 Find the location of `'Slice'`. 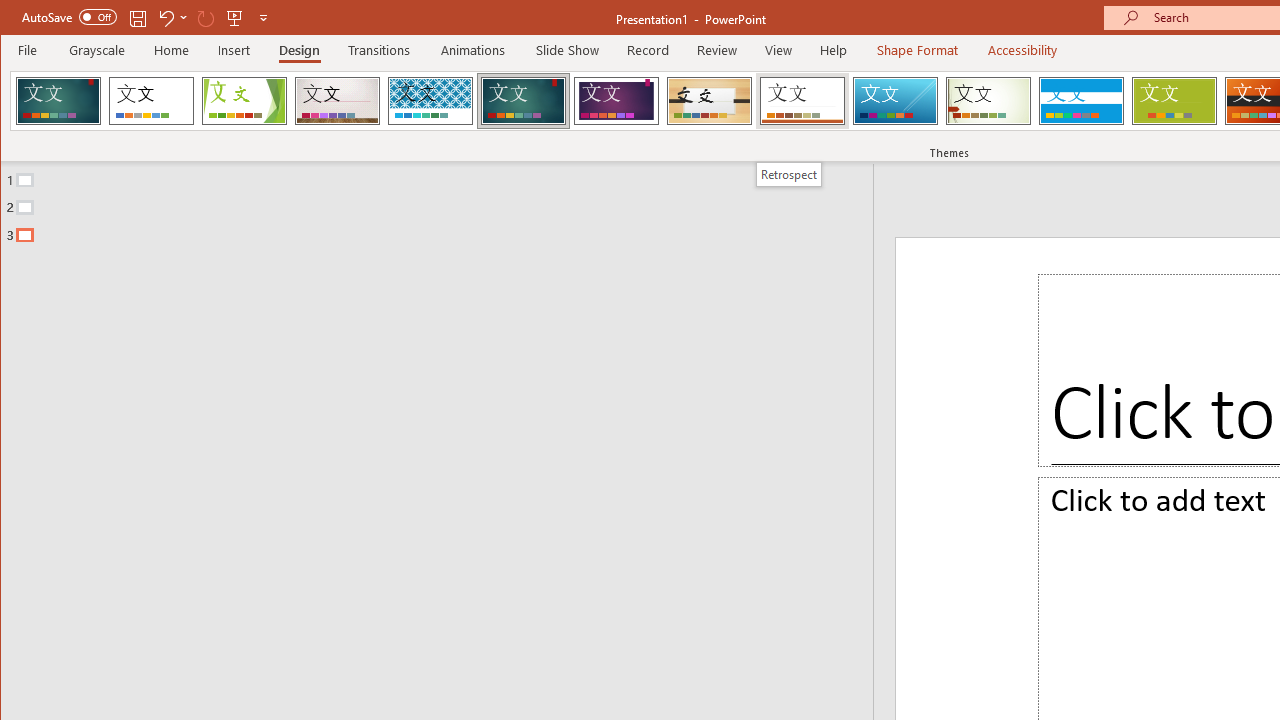

'Slice' is located at coordinates (894, 100).